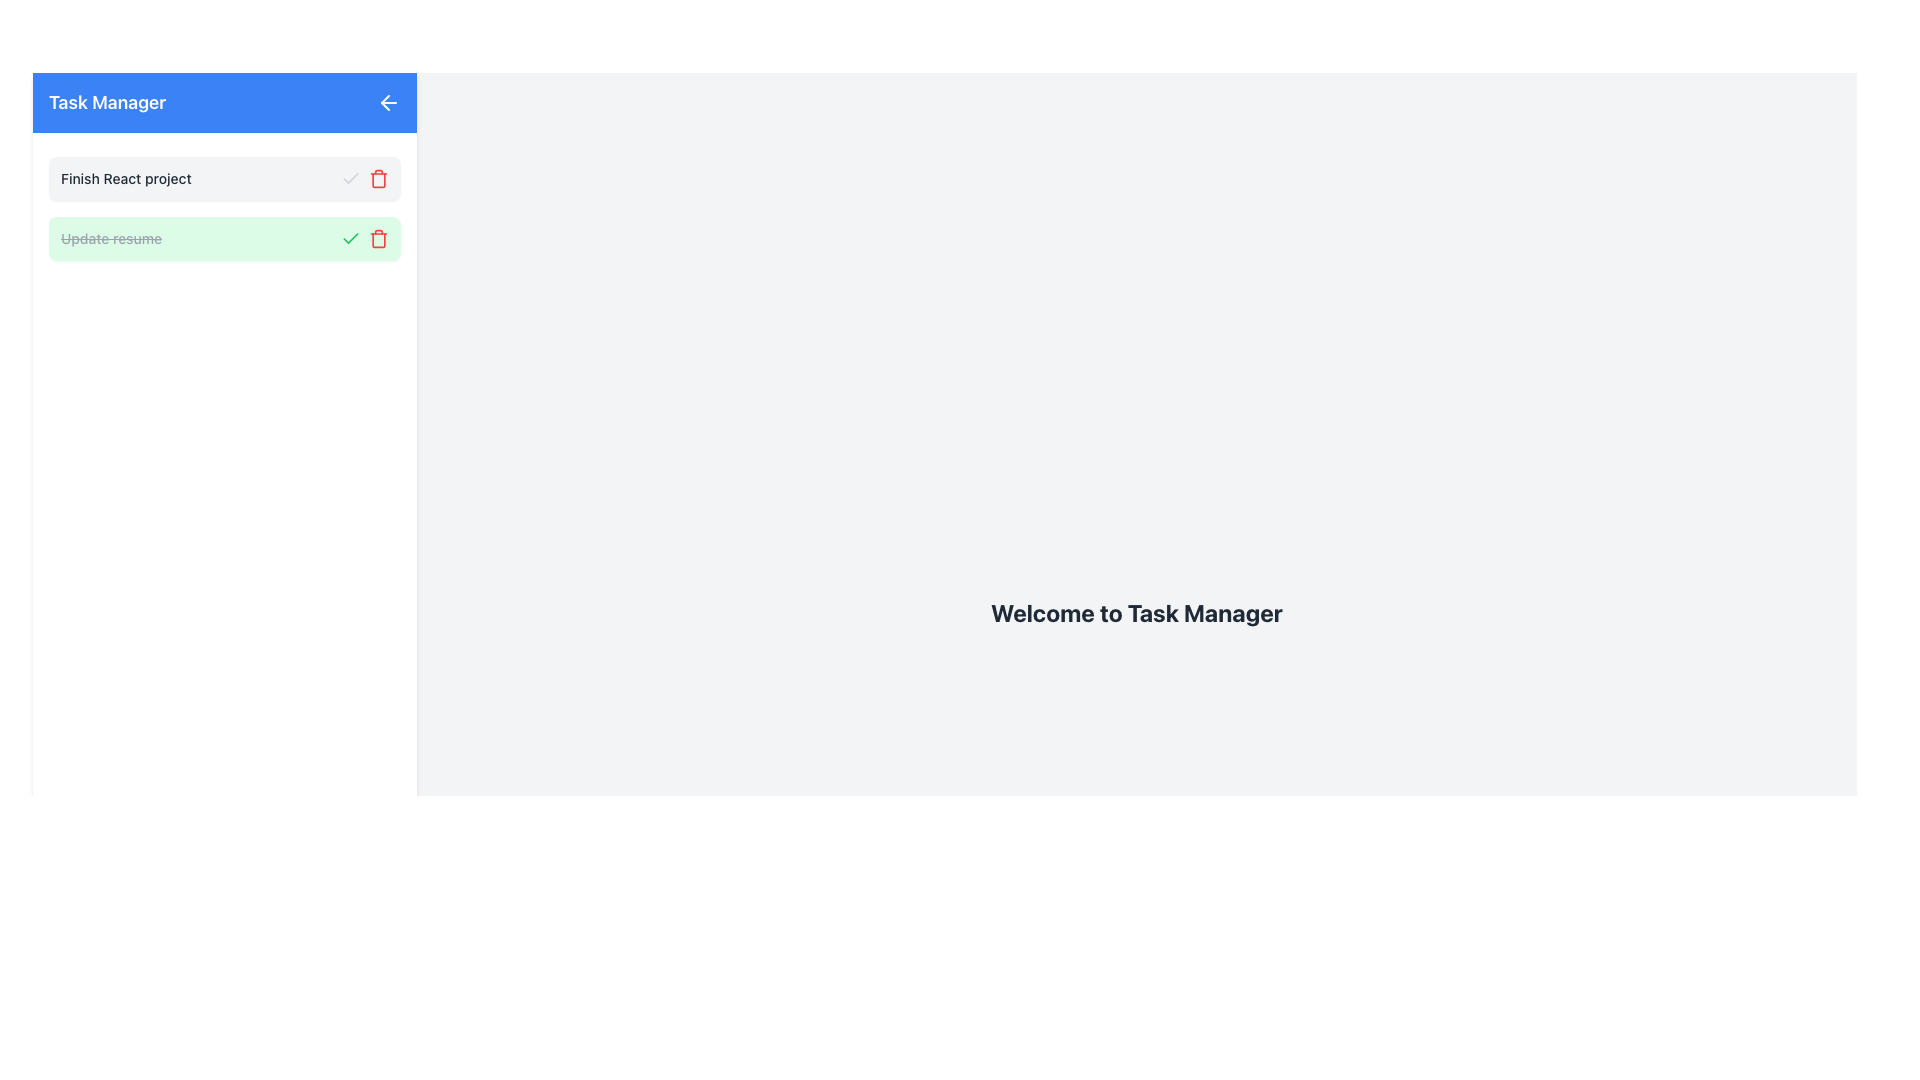 The image size is (1920, 1080). I want to click on text from the 'Task Manager' label, which is styled in white bold font on a blue background located in the header section of the application layout, so click(106, 103).